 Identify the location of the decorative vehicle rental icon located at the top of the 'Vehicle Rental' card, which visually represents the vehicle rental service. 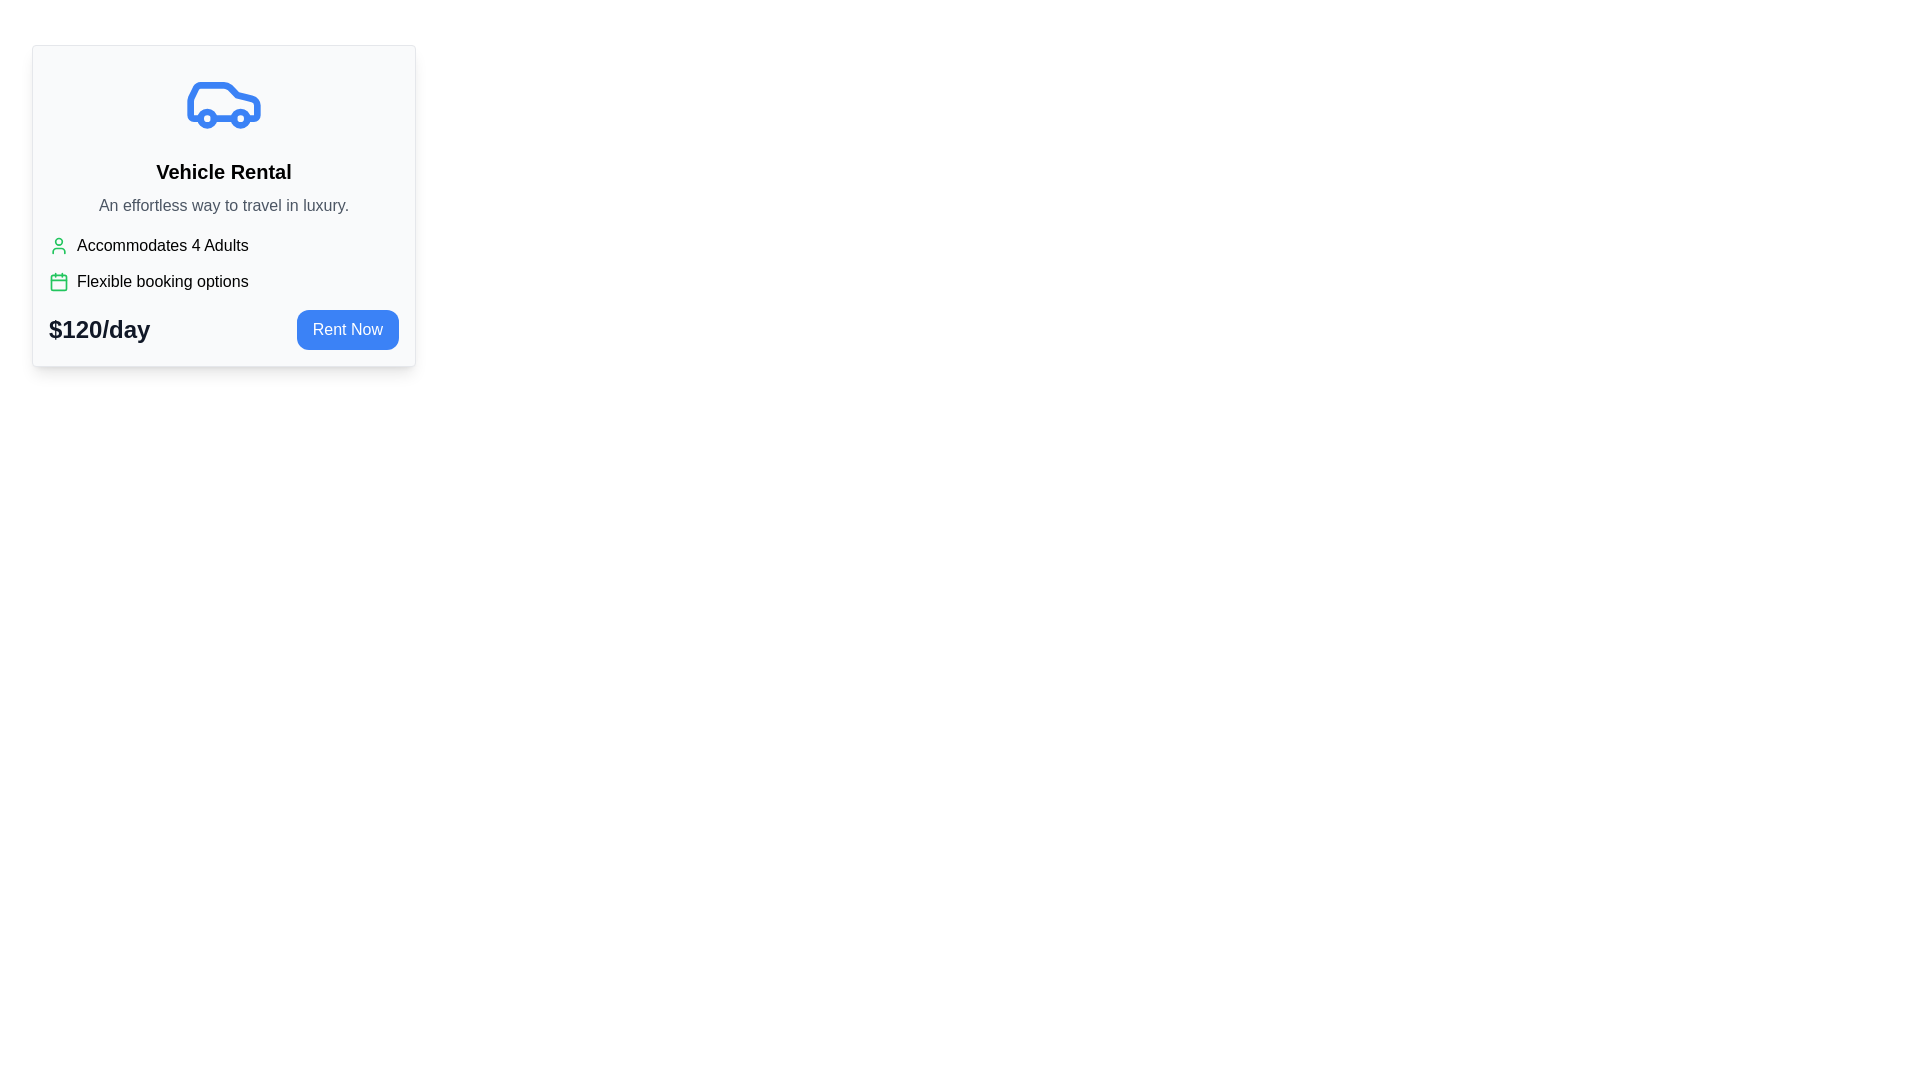
(224, 101).